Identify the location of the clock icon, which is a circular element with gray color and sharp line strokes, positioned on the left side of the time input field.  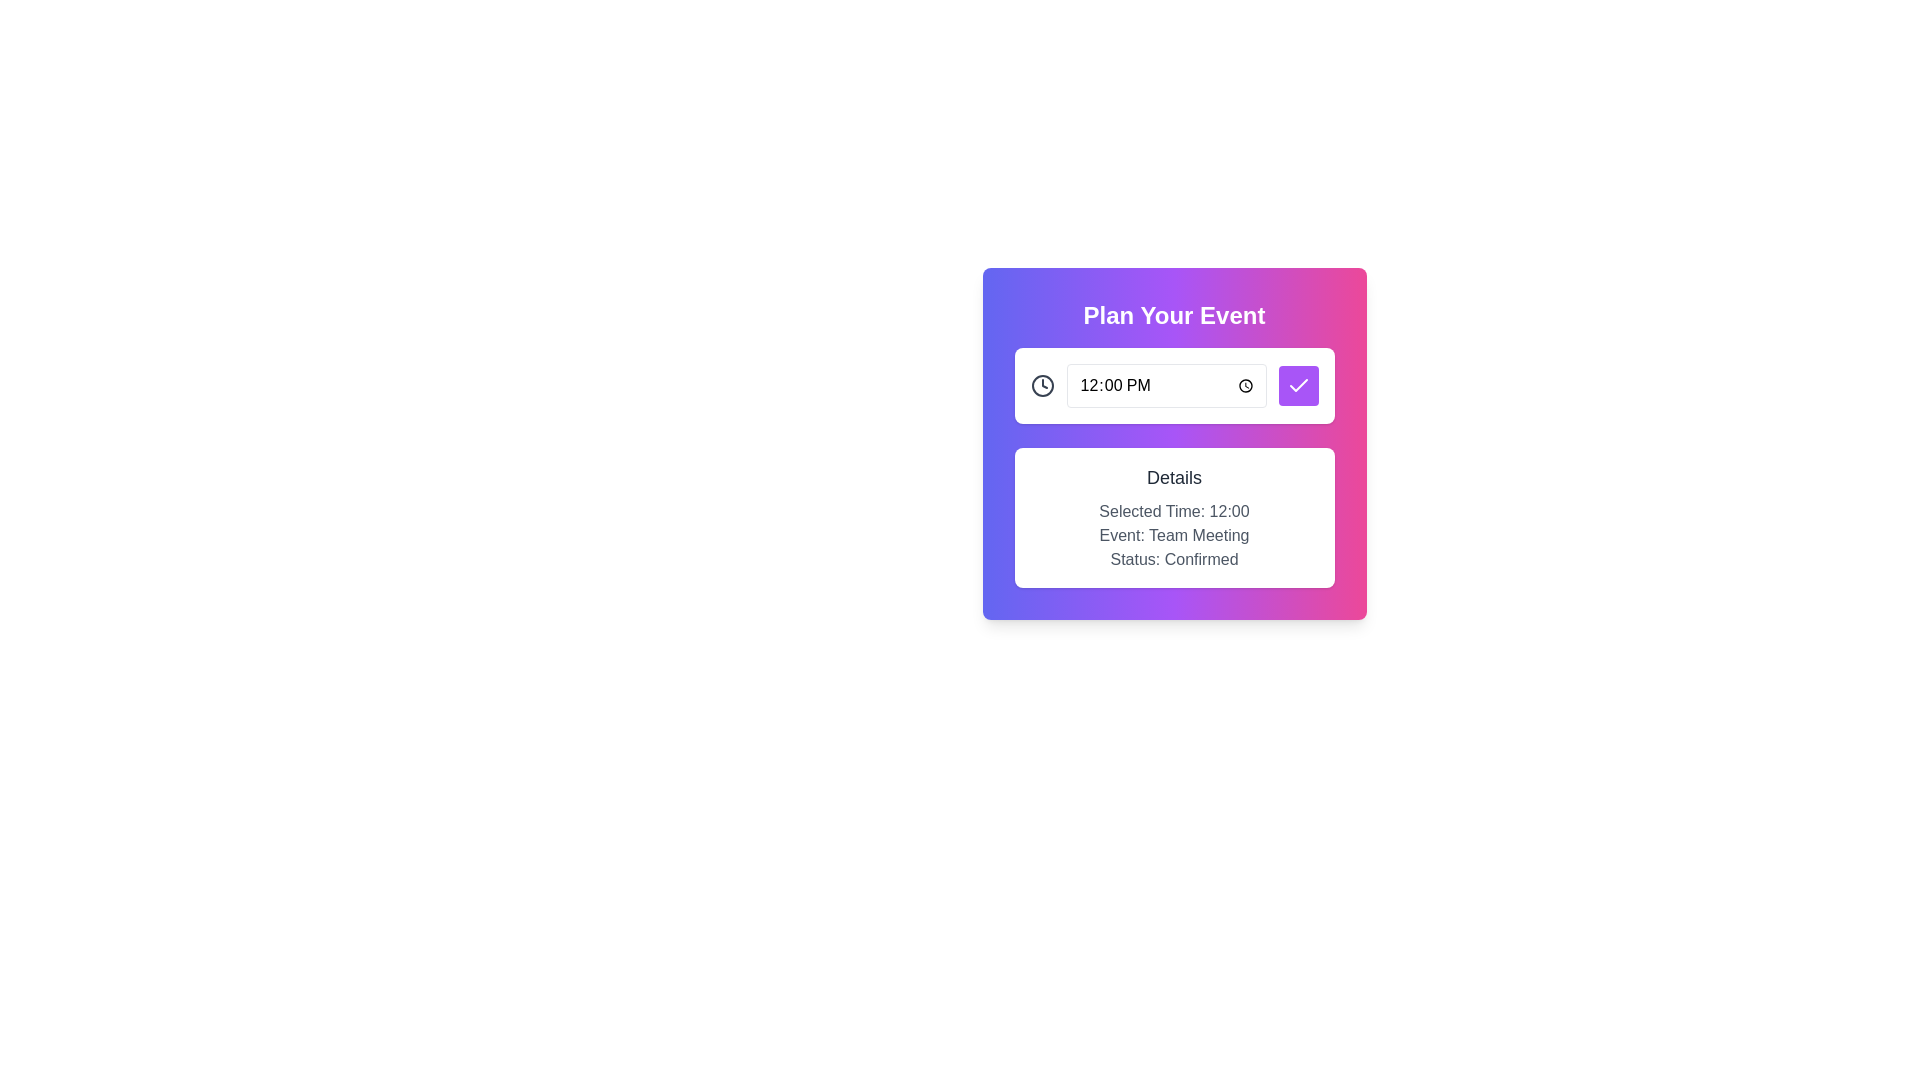
(1041, 385).